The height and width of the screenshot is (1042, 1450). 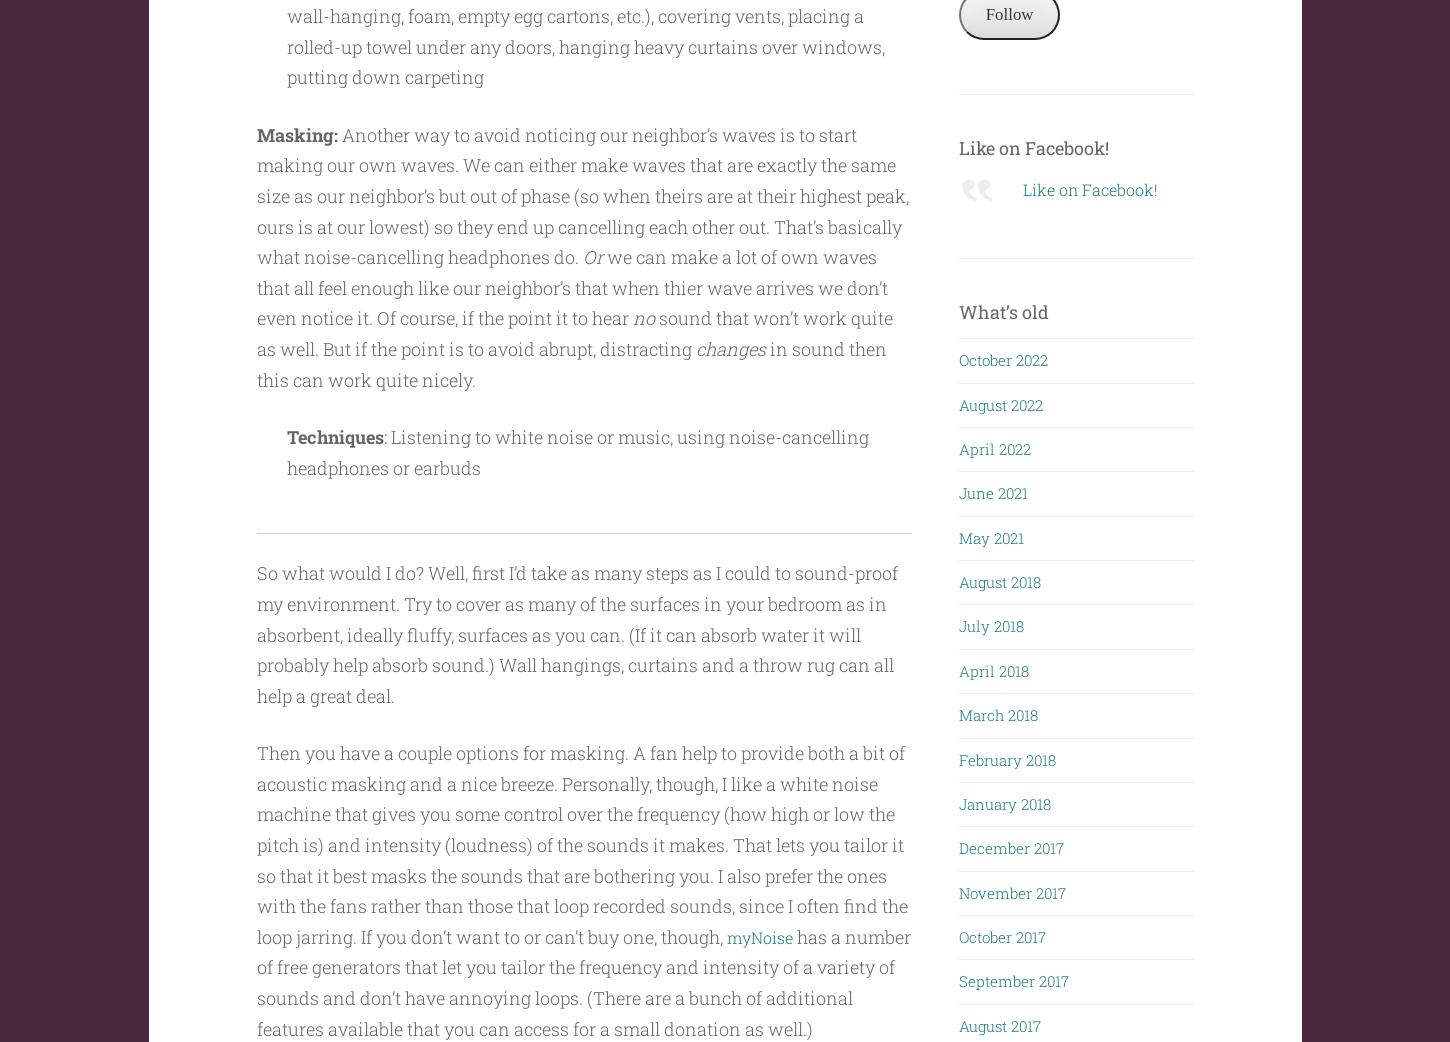 What do you see at coordinates (1013, 976) in the screenshot?
I see `'September 2017'` at bounding box center [1013, 976].